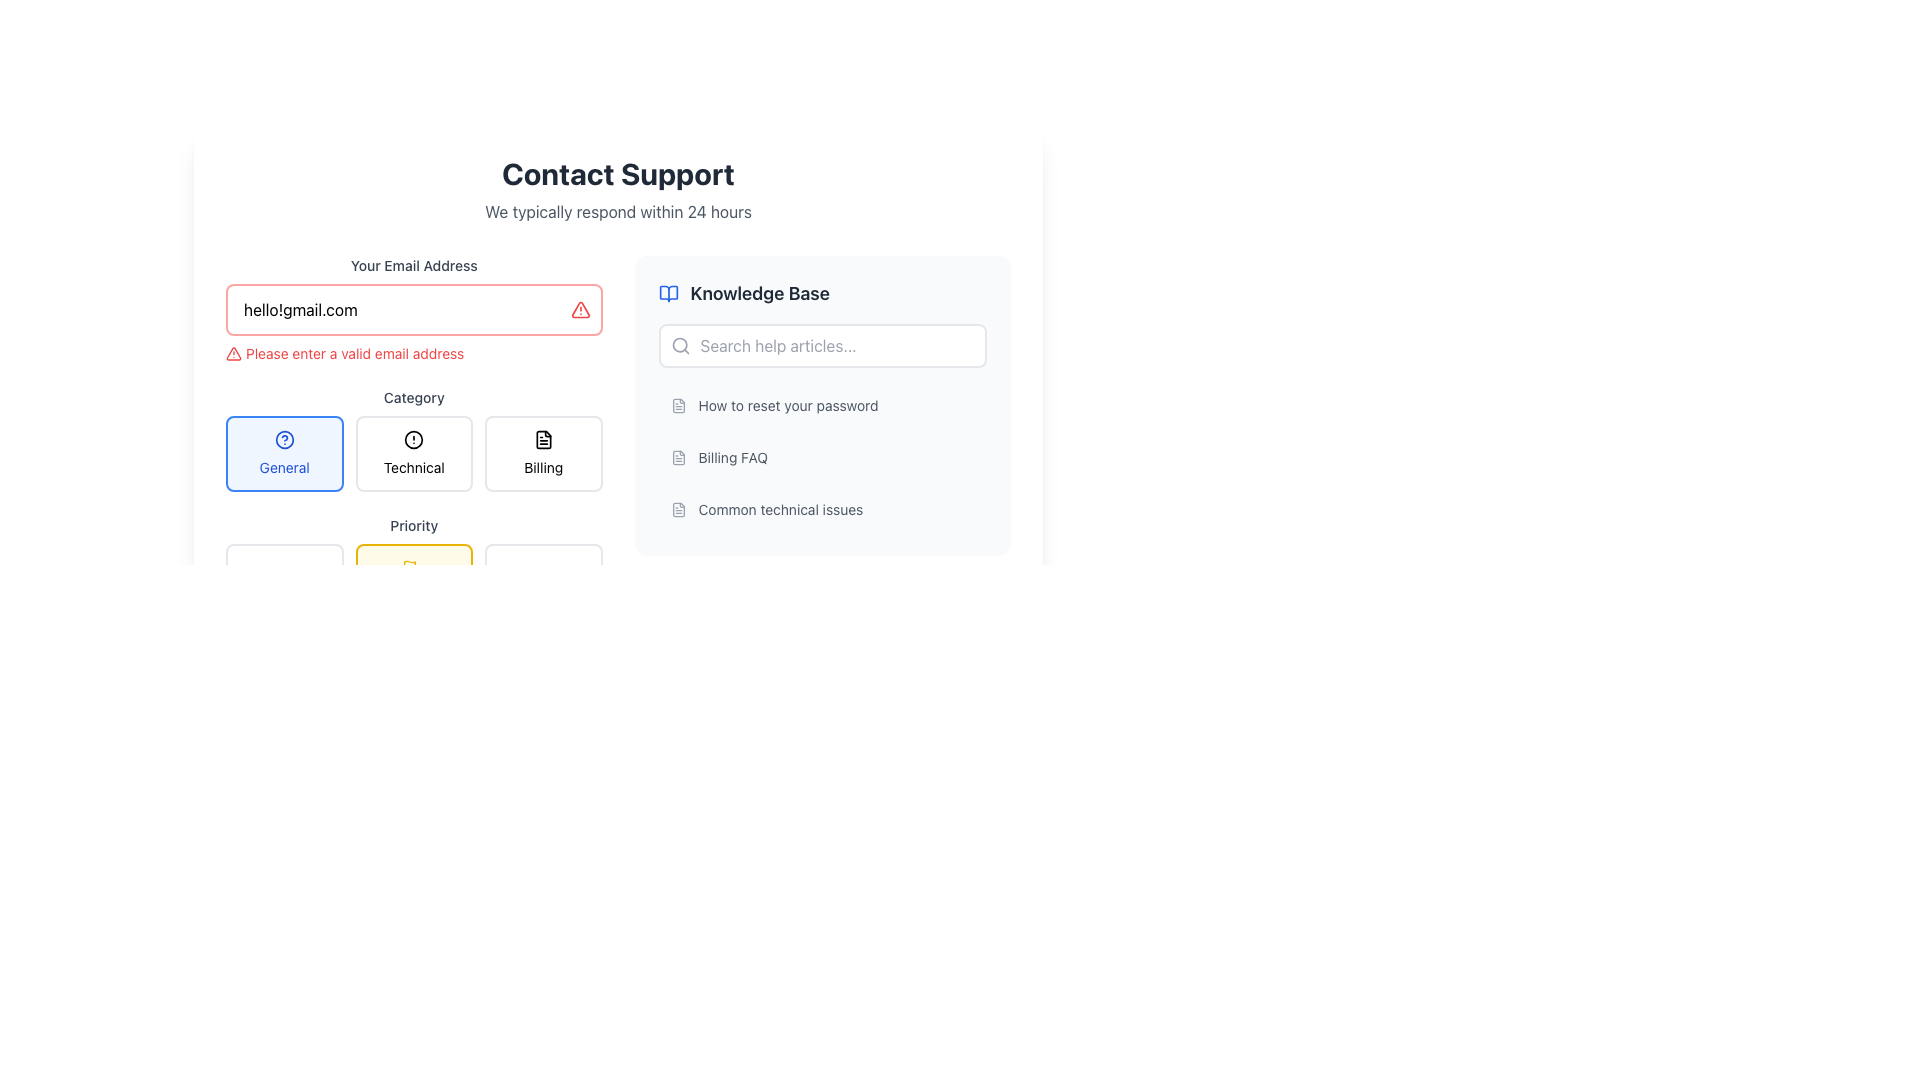  Describe the element at coordinates (413, 438) in the screenshot. I see `the alert icon representing a notification related to the 'Technical' category, located at the top-center of the 'Technical' box` at that location.